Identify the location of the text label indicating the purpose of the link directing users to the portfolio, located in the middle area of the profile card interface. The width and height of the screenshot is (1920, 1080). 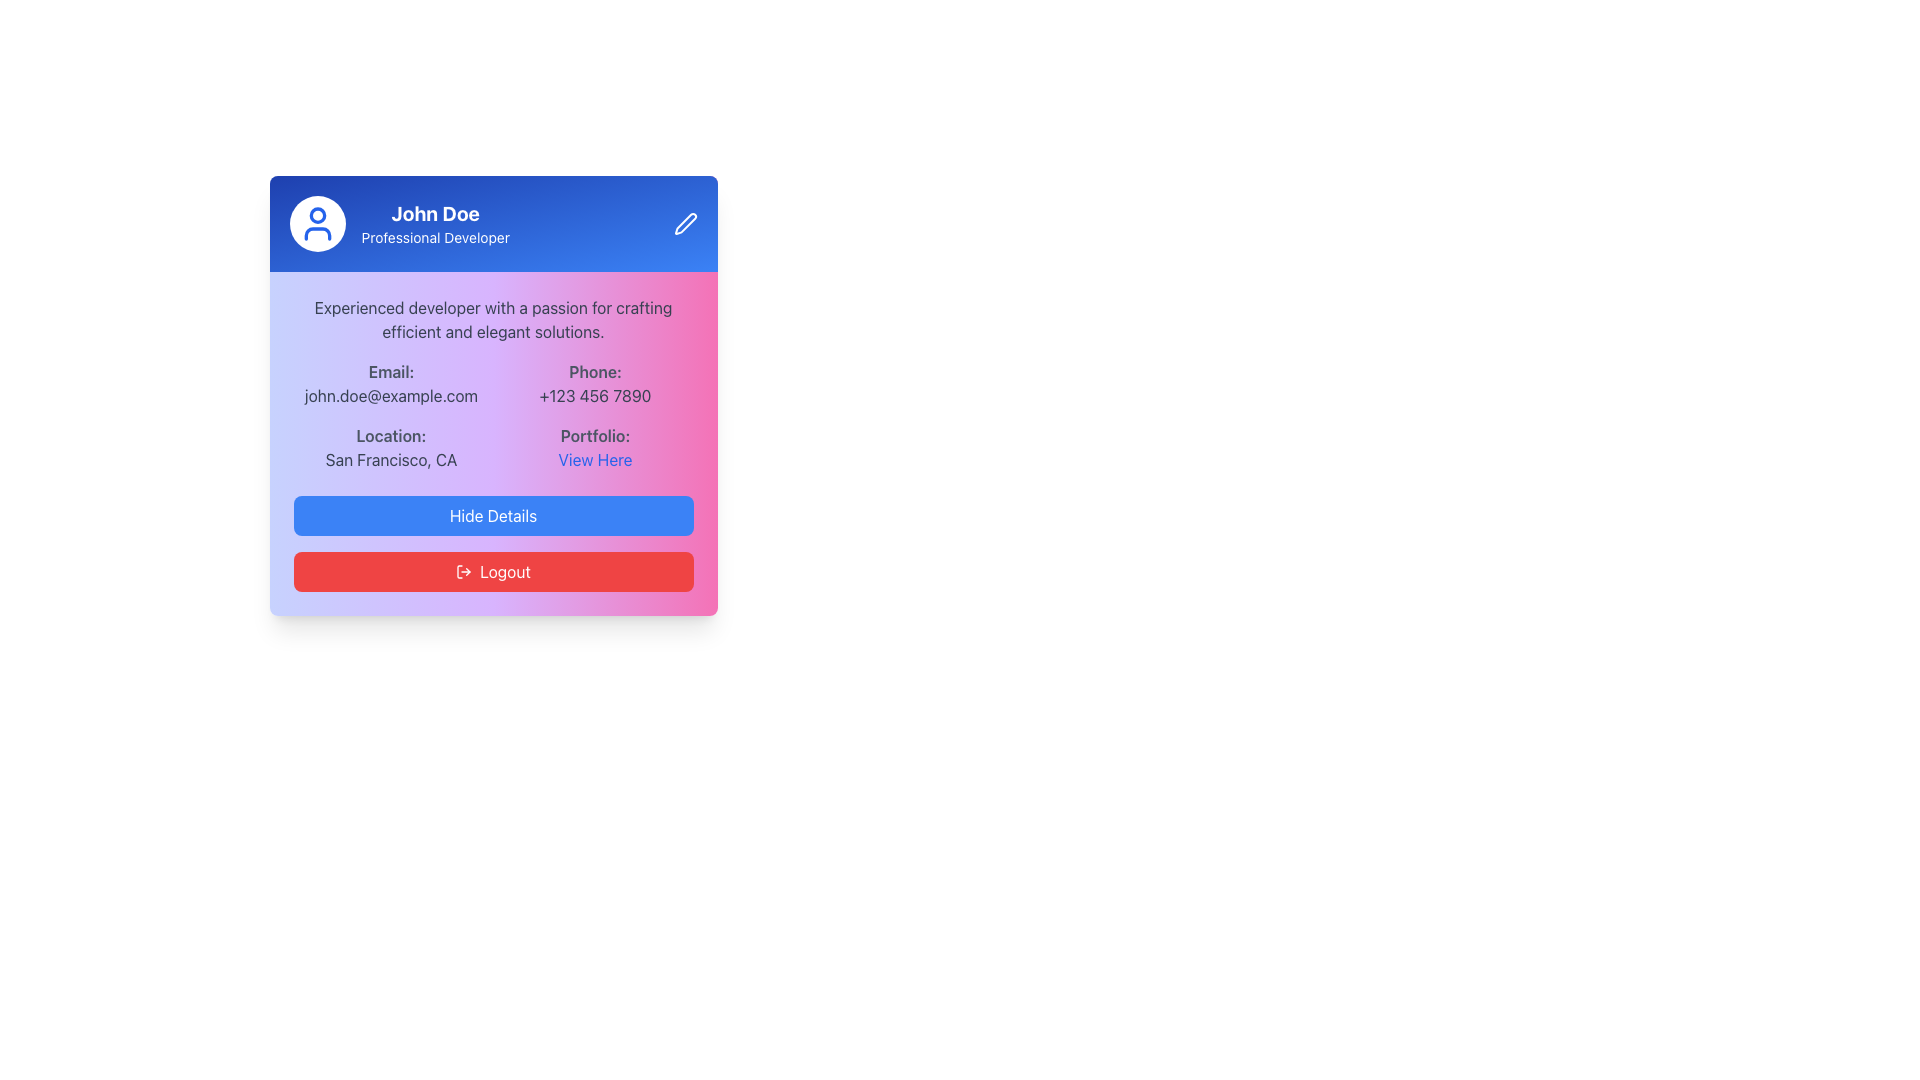
(594, 434).